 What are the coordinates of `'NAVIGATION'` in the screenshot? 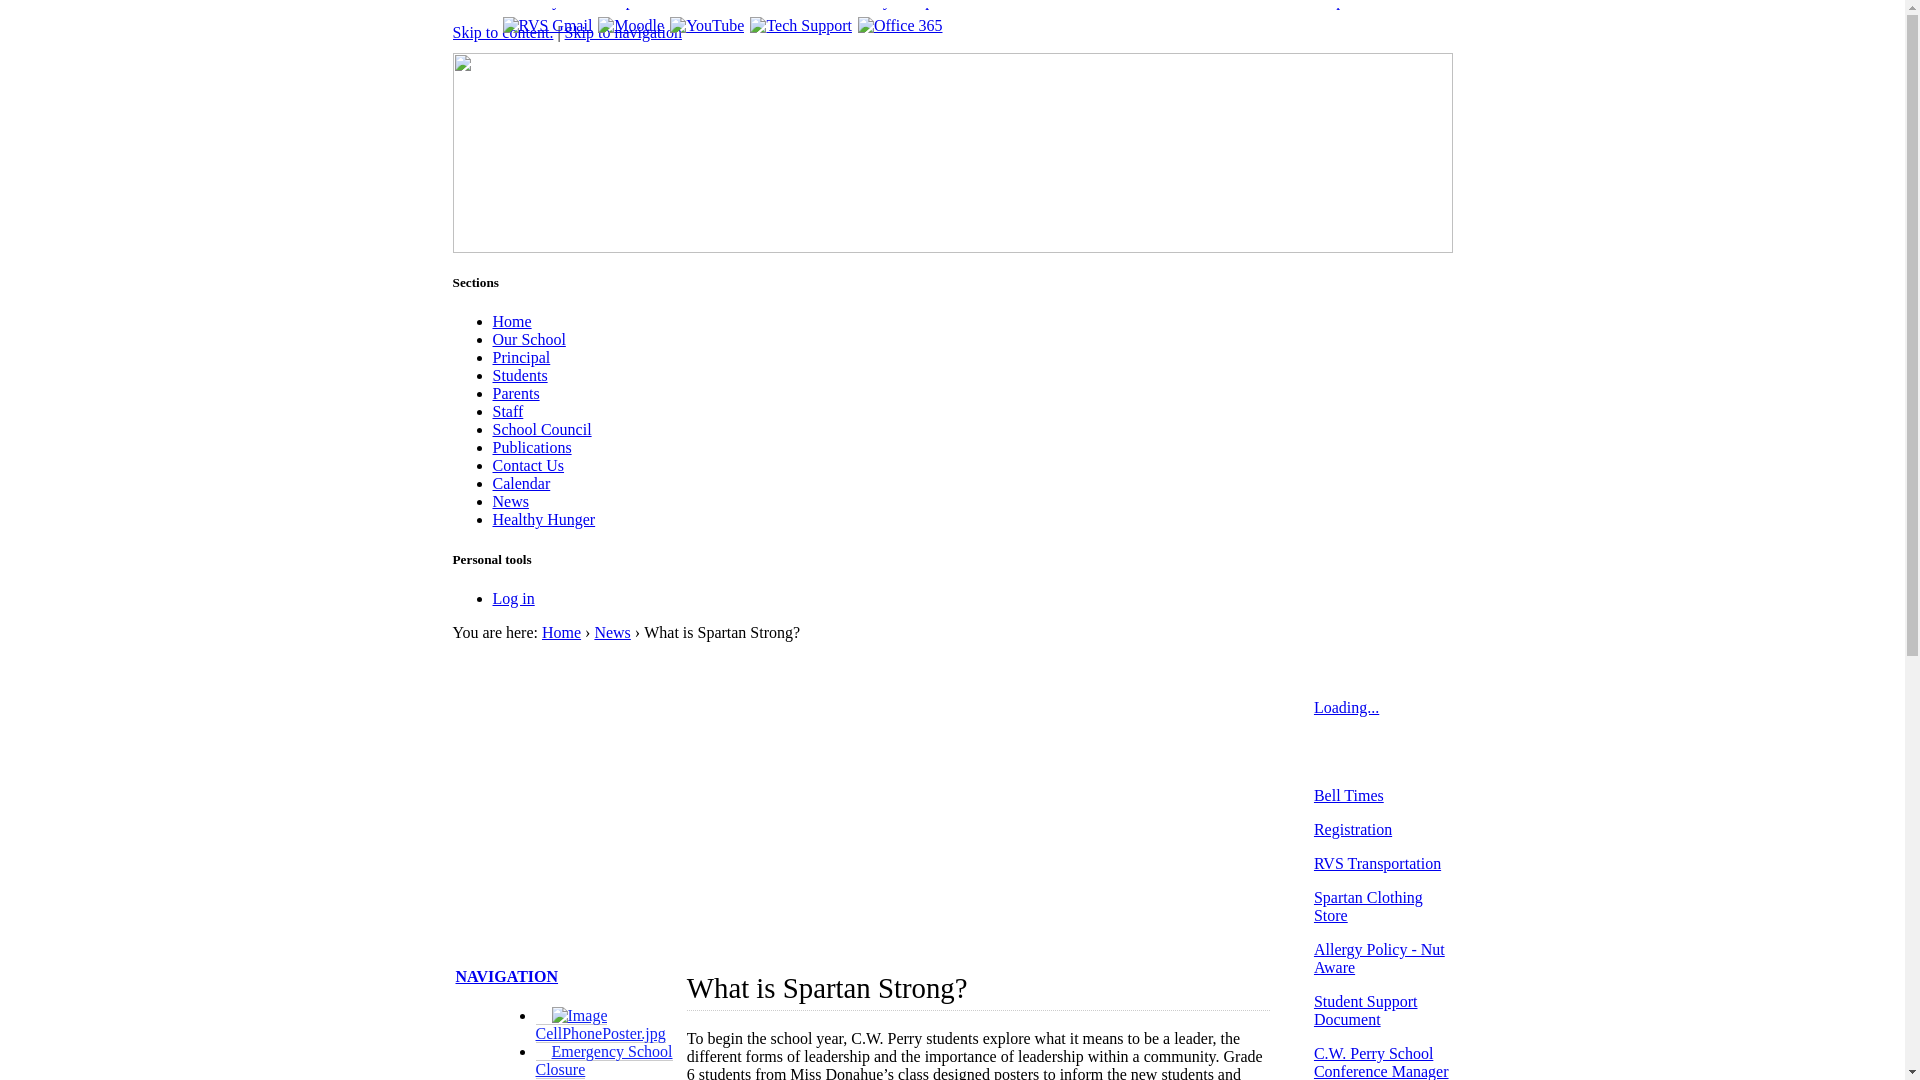 It's located at (507, 975).